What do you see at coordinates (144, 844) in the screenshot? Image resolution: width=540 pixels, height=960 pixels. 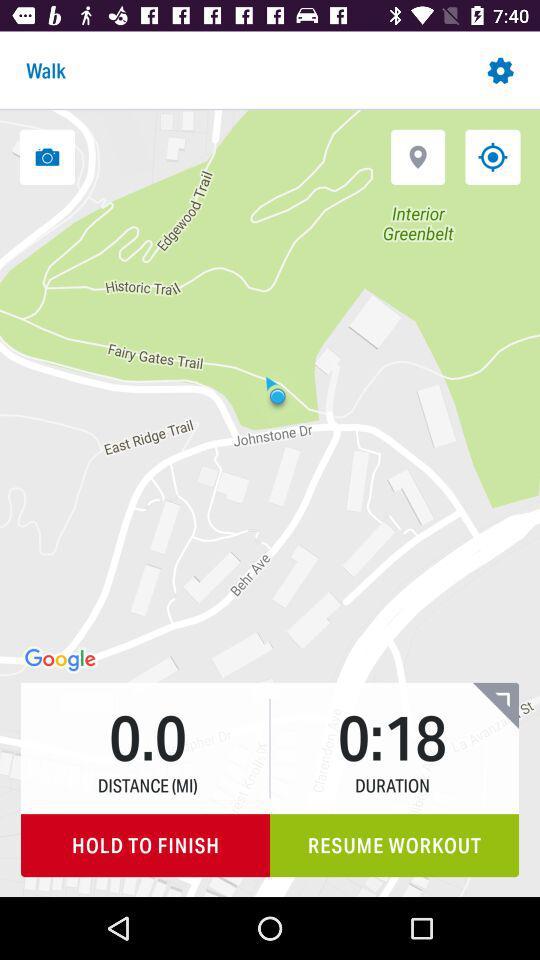 I see `item to the left of resume workout item` at bounding box center [144, 844].